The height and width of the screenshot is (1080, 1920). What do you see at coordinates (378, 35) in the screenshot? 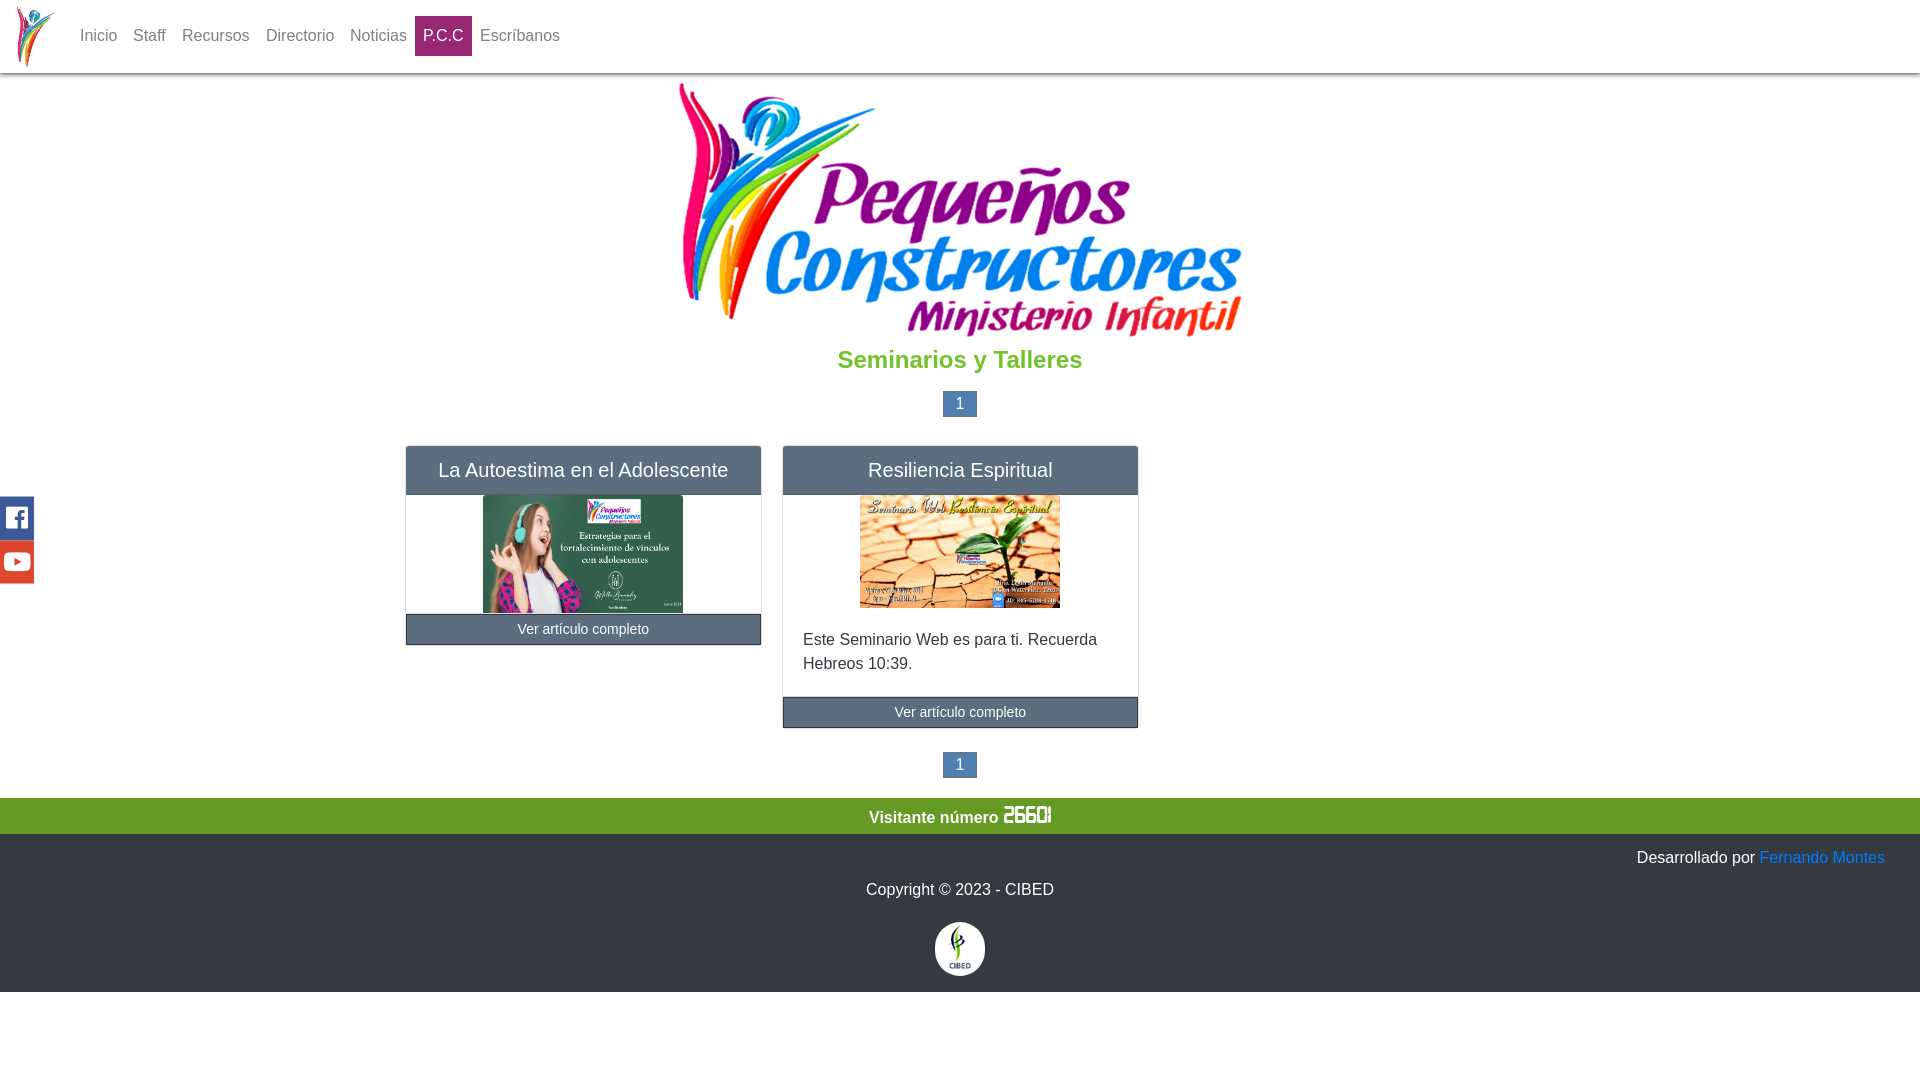
I see `'Noticias'` at bounding box center [378, 35].